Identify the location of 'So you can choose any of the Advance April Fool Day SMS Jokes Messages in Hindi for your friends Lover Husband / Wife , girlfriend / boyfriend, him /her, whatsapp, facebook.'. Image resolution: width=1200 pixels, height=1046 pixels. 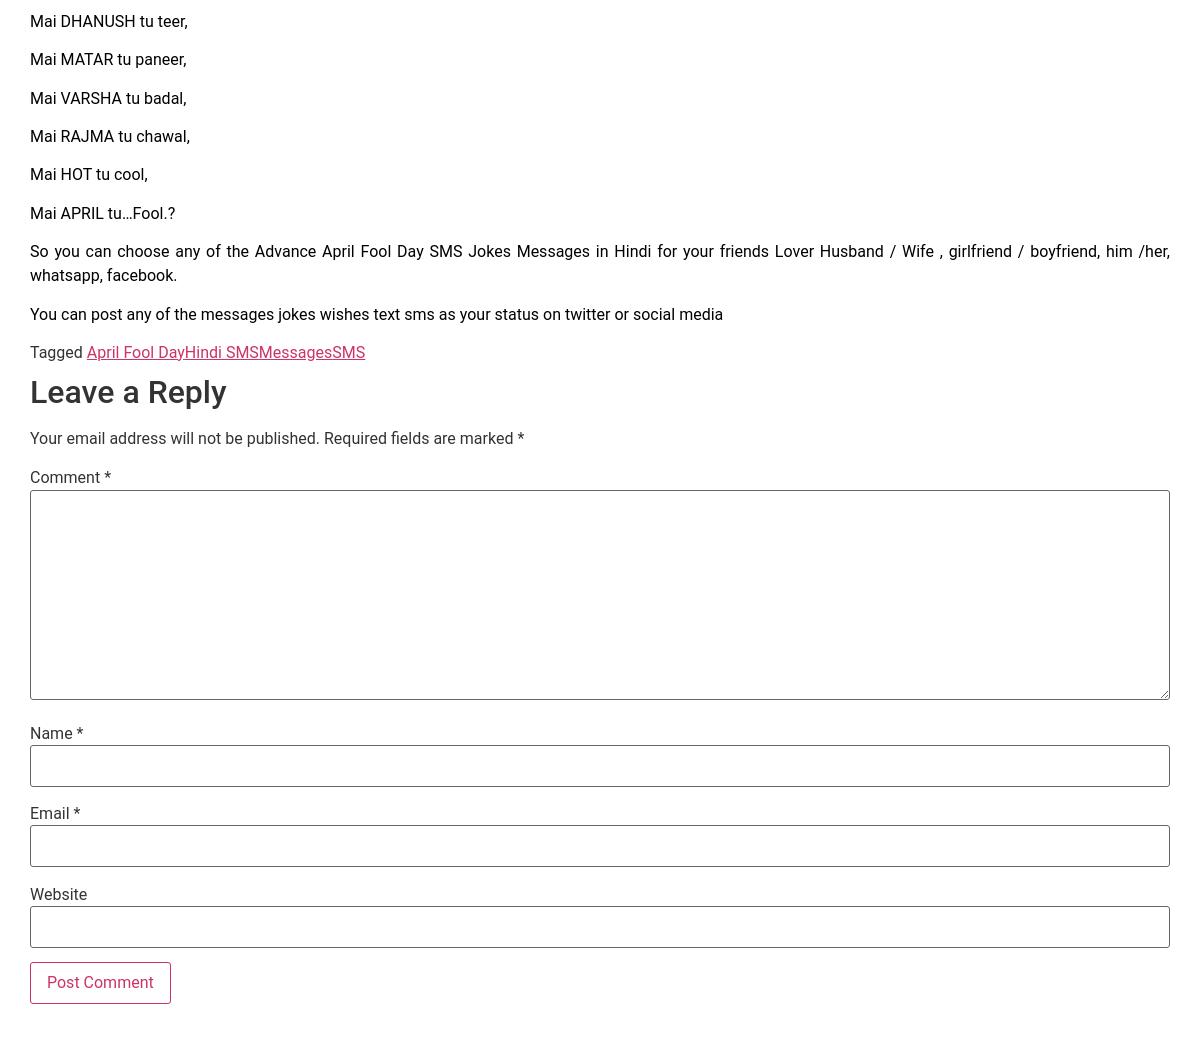
(600, 263).